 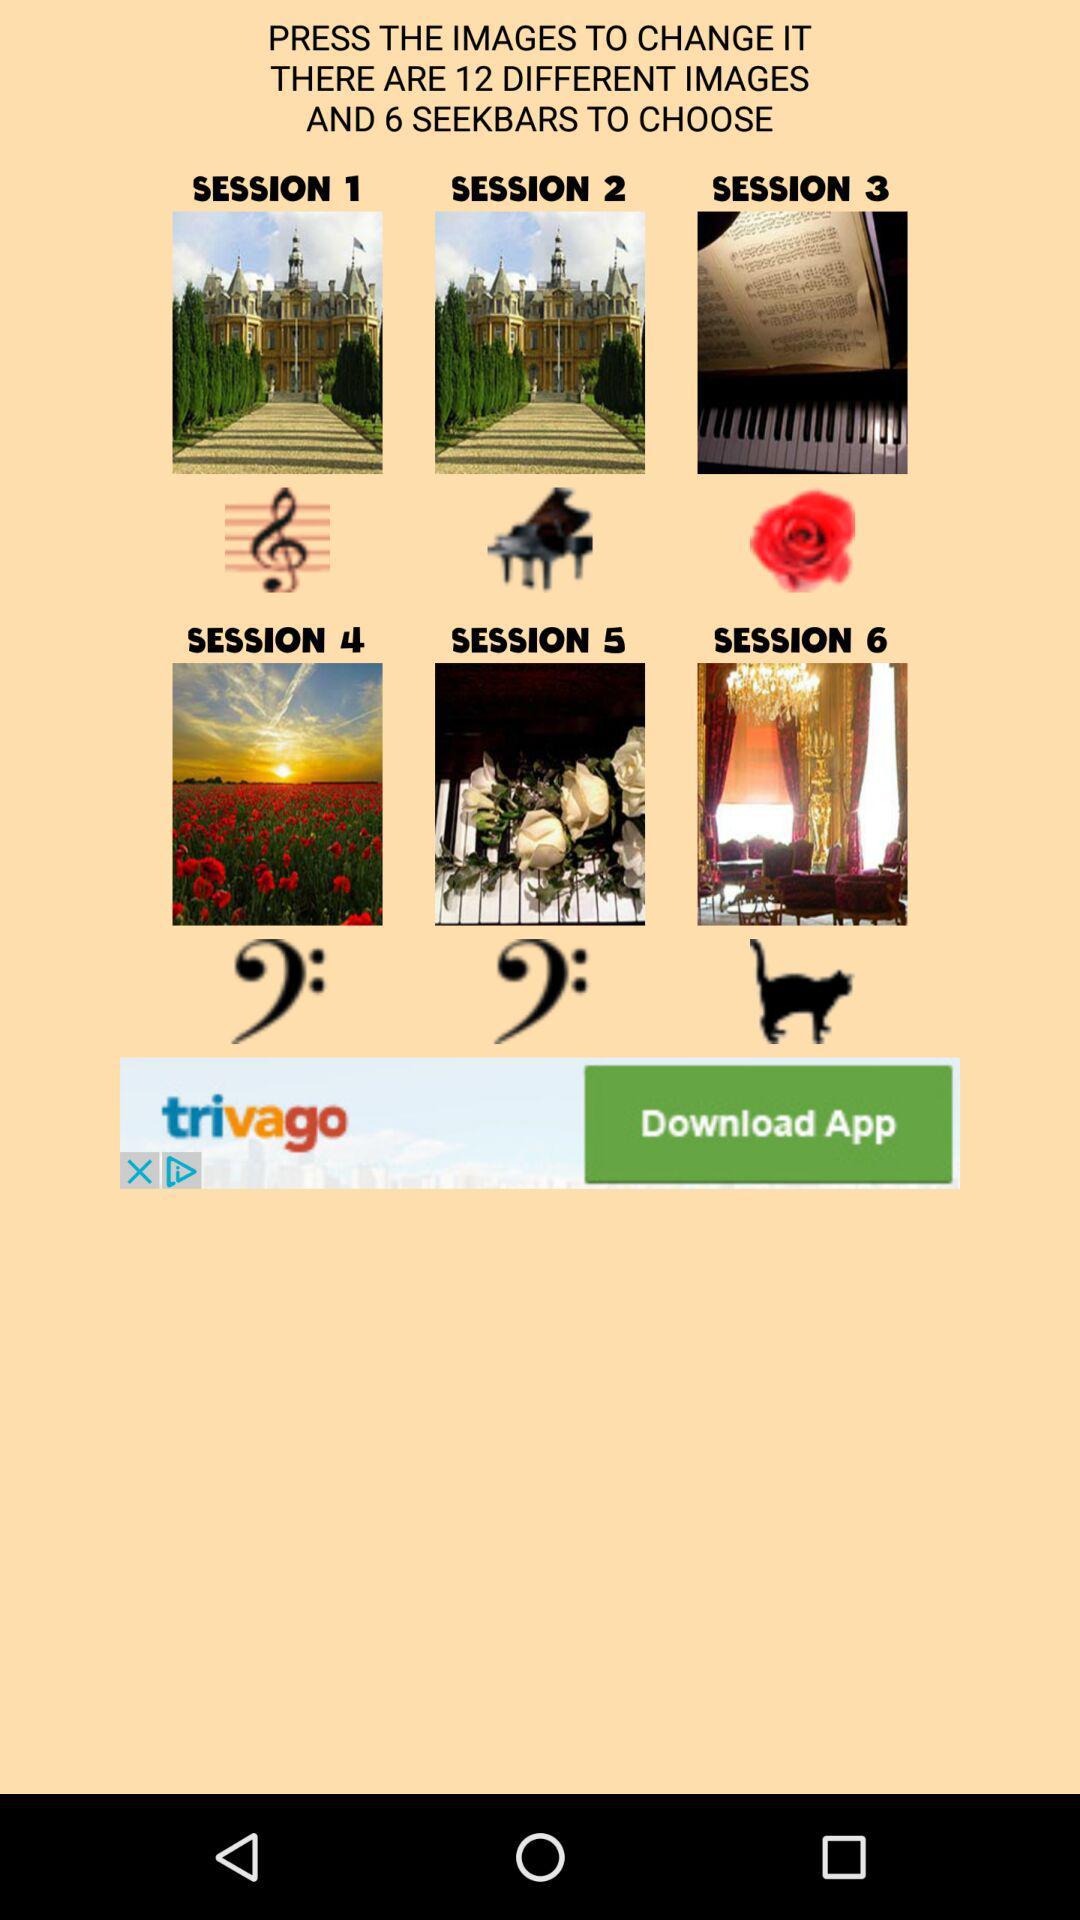 I want to click on symbol, so click(x=277, y=991).